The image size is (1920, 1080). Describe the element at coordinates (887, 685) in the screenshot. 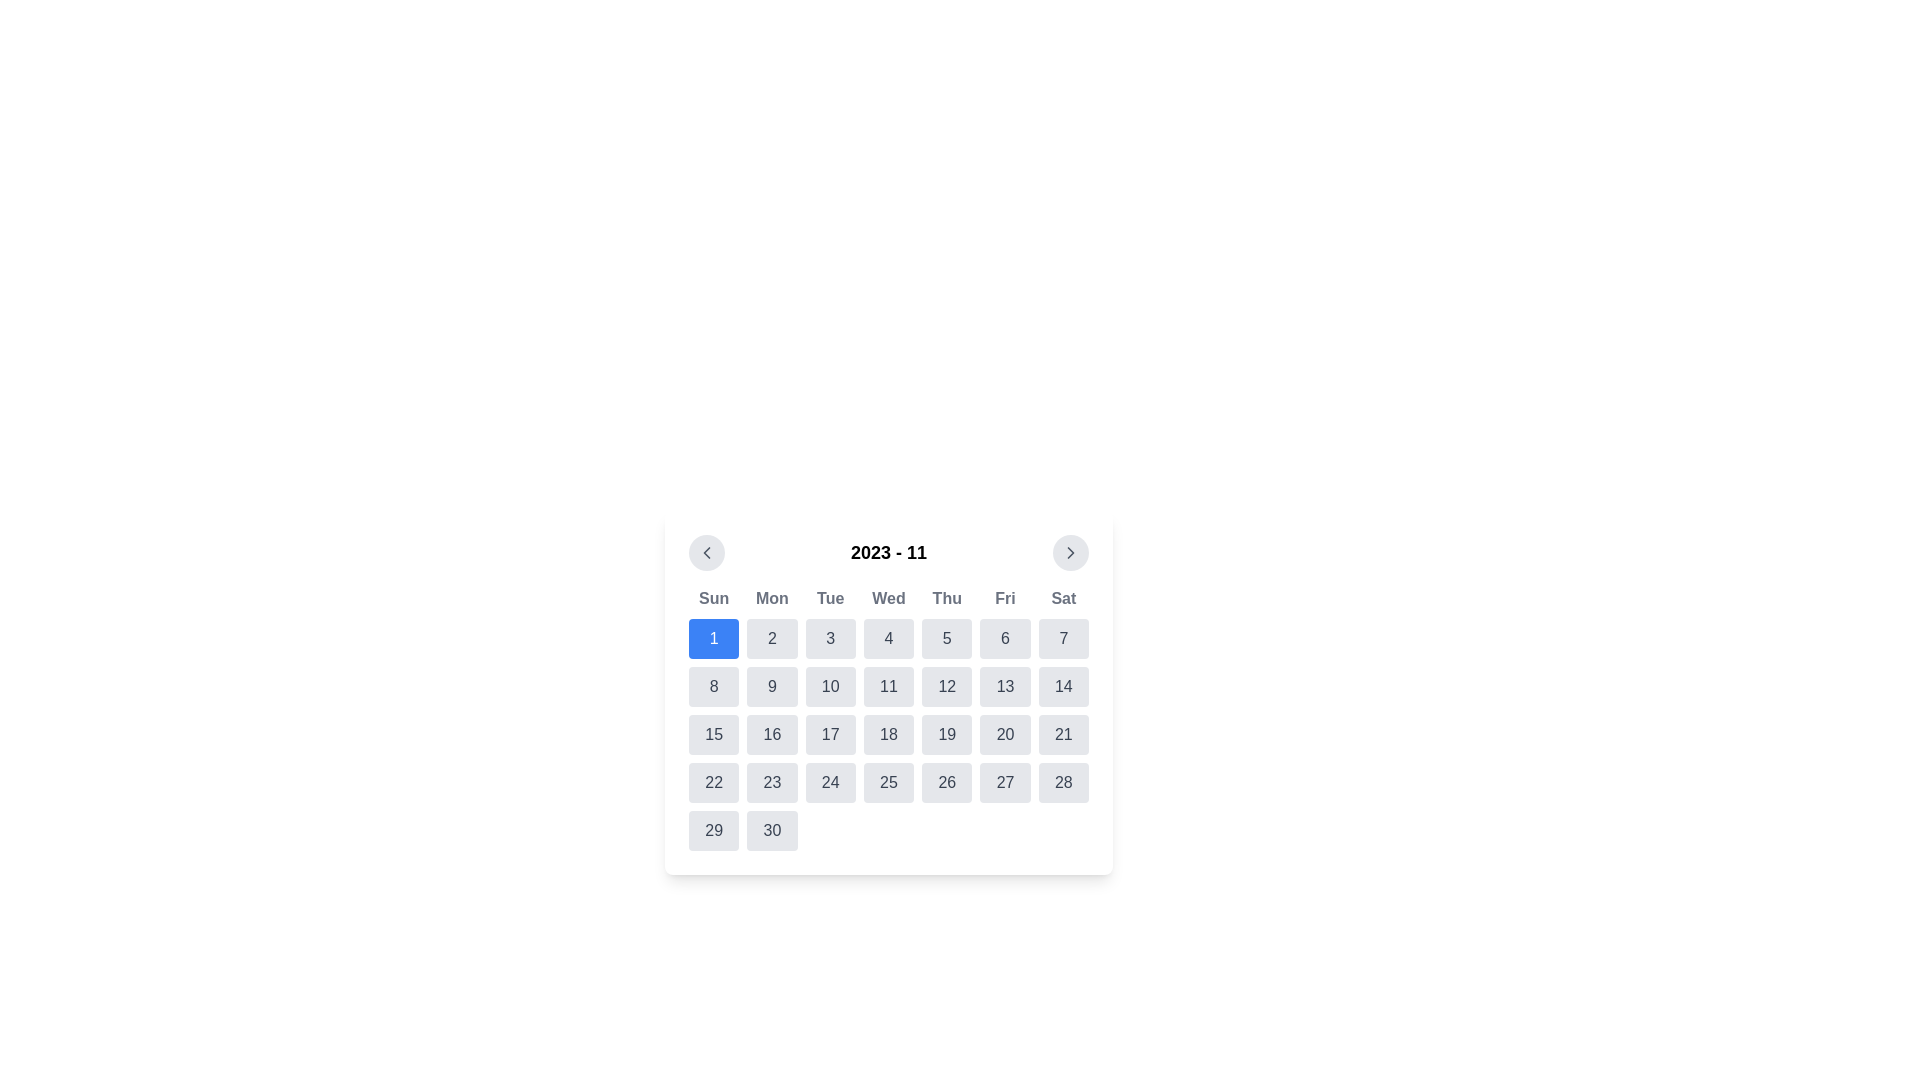

I see `the button displaying the number '11' in the calendar layout to change its background color` at that location.